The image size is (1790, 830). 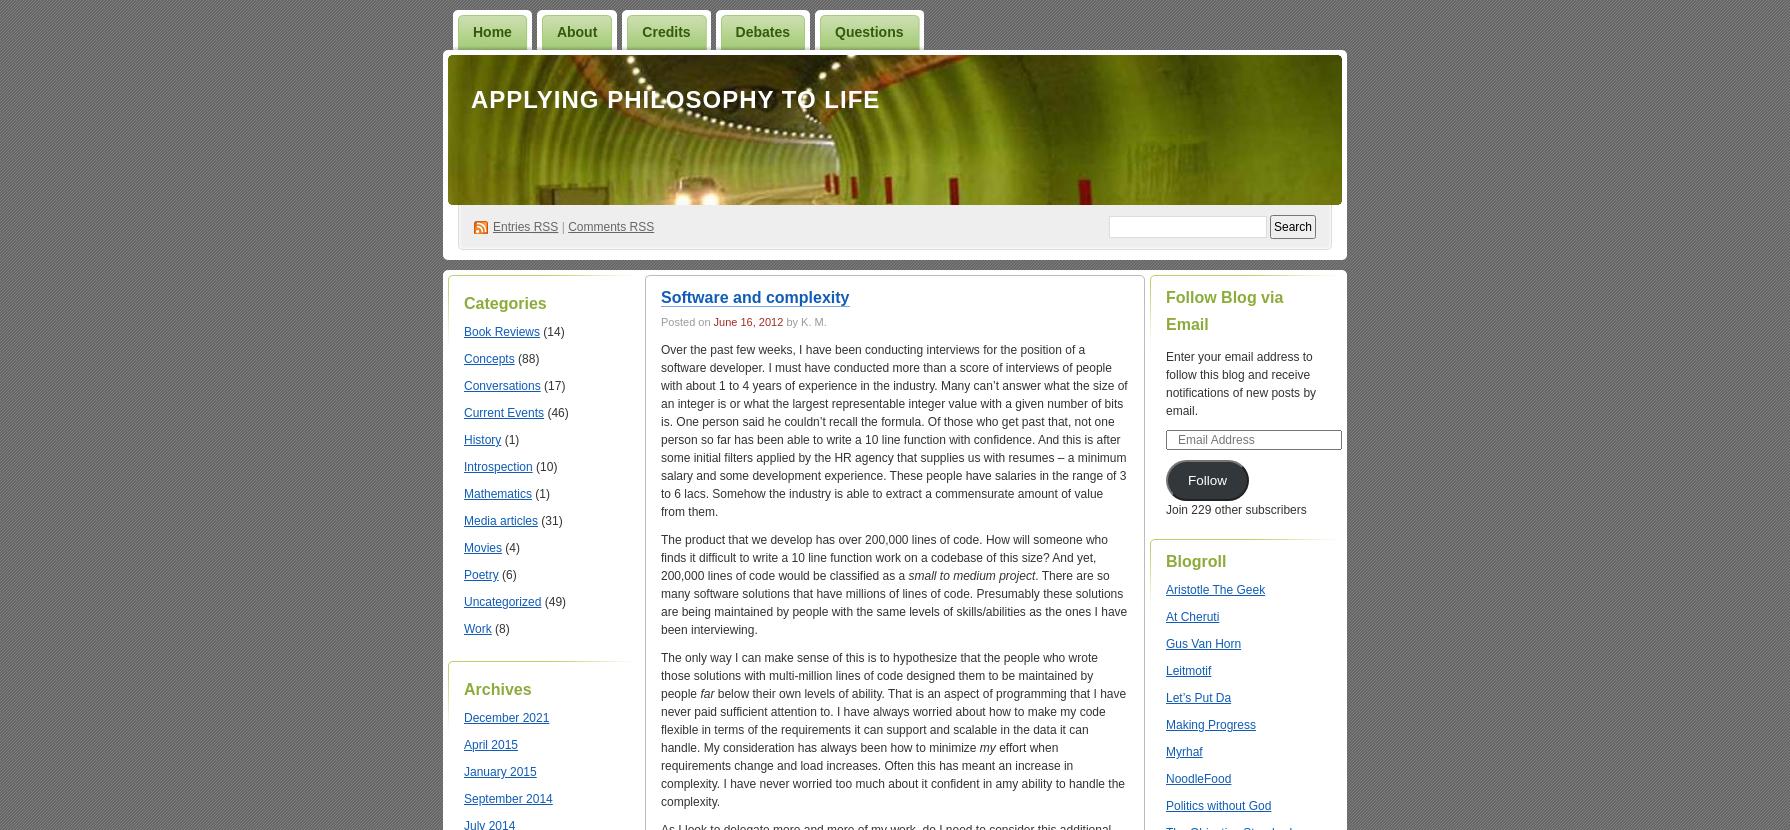 I want to click on '|', so click(x=561, y=226).